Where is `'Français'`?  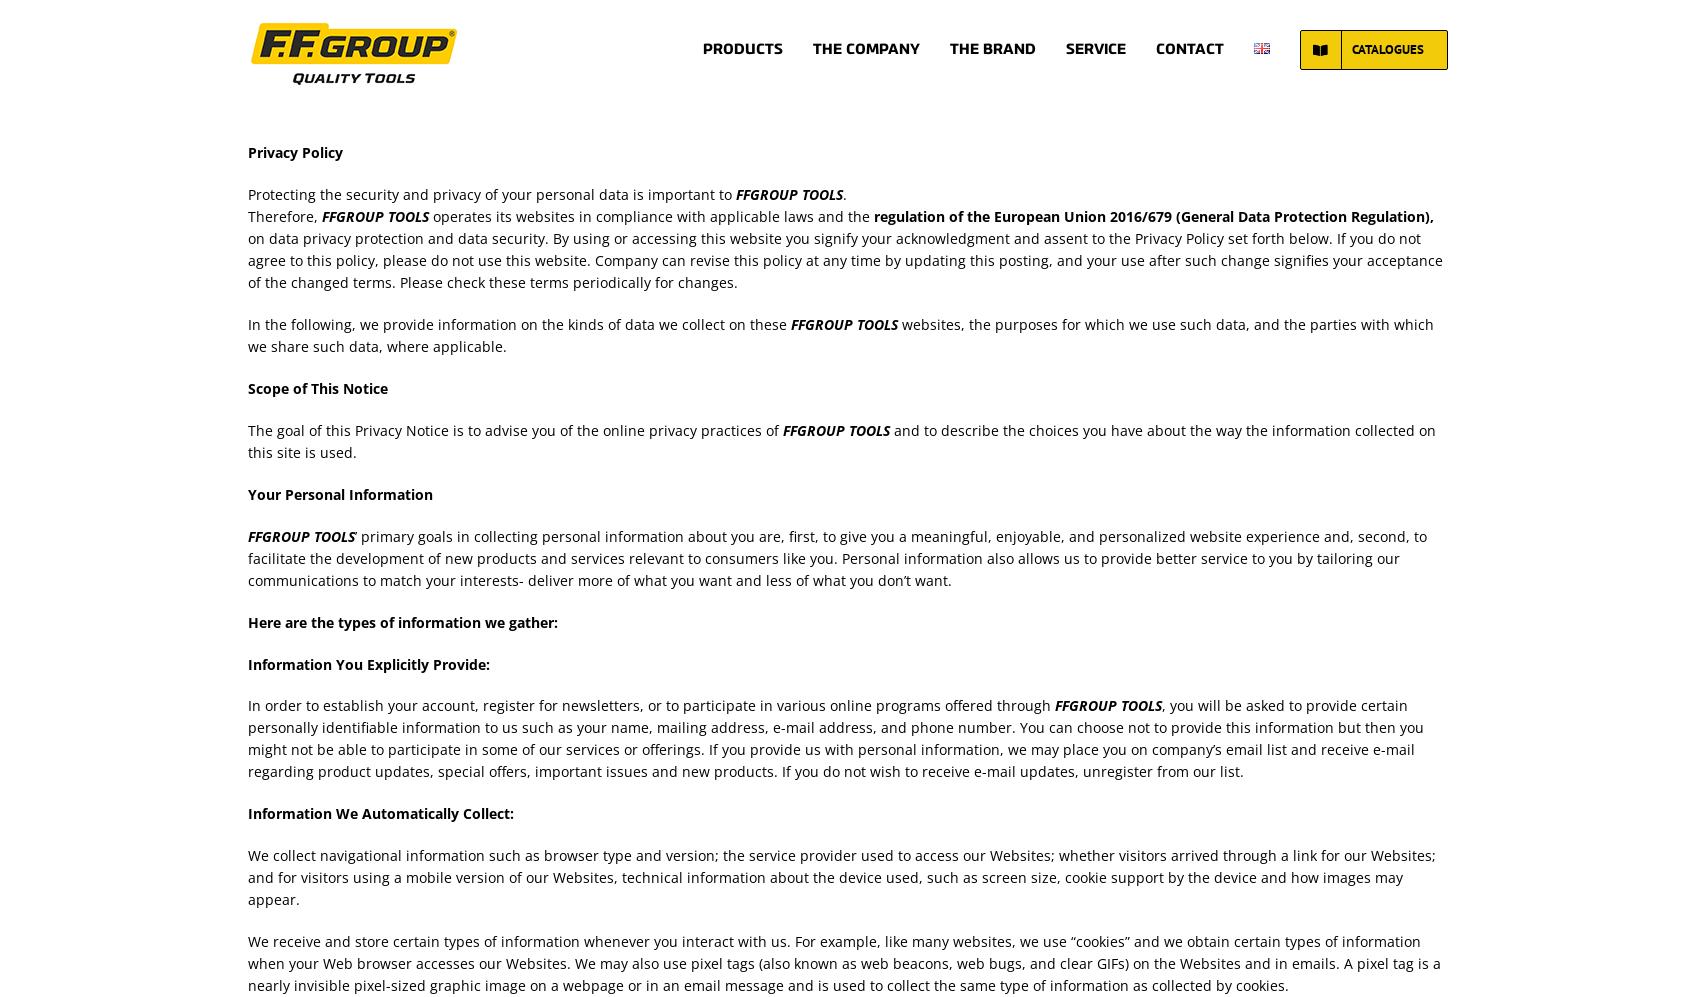 'Français' is located at coordinates (1291, 153).